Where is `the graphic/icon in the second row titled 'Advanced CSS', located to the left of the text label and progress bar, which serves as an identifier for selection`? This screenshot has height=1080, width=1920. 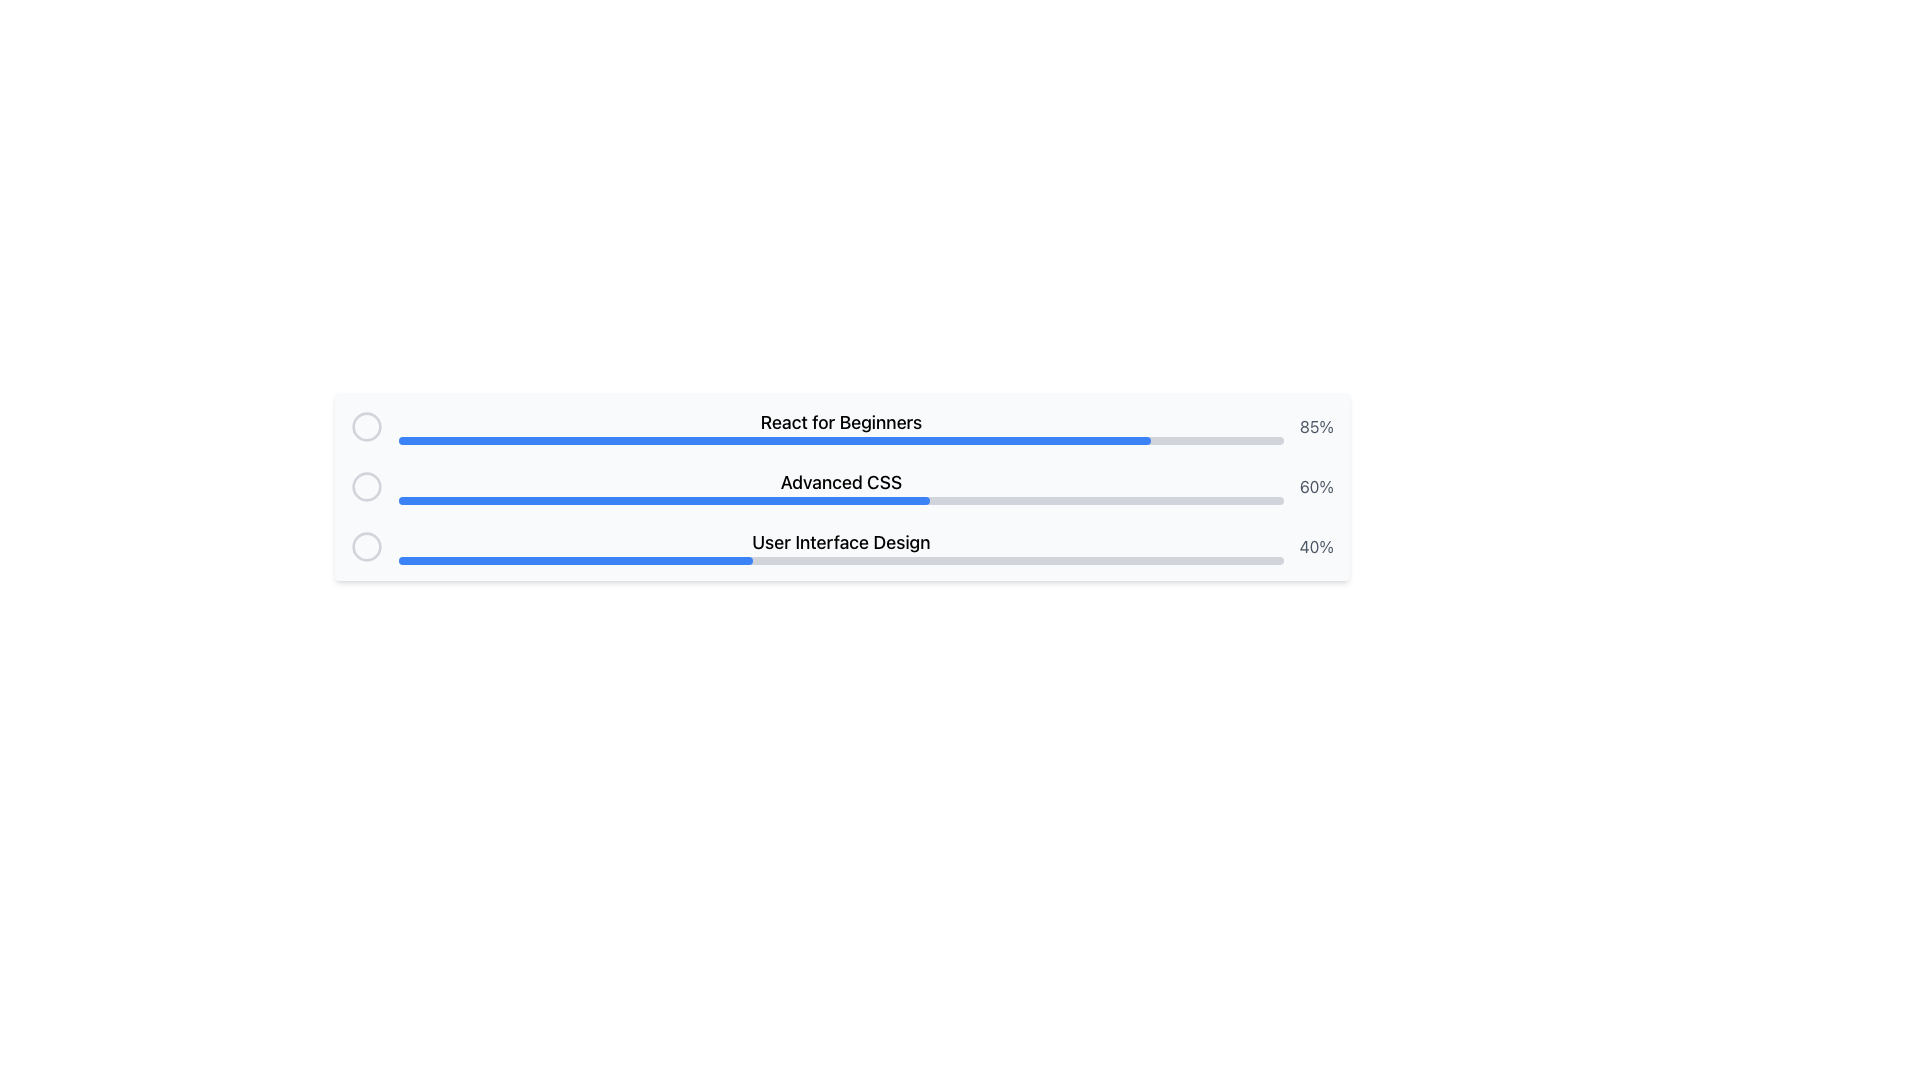
the graphic/icon in the second row titled 'Advanced CSS', located to the left of the text label and progress bar, which serves as an identifier for selection is located at coordinates (366, 486).